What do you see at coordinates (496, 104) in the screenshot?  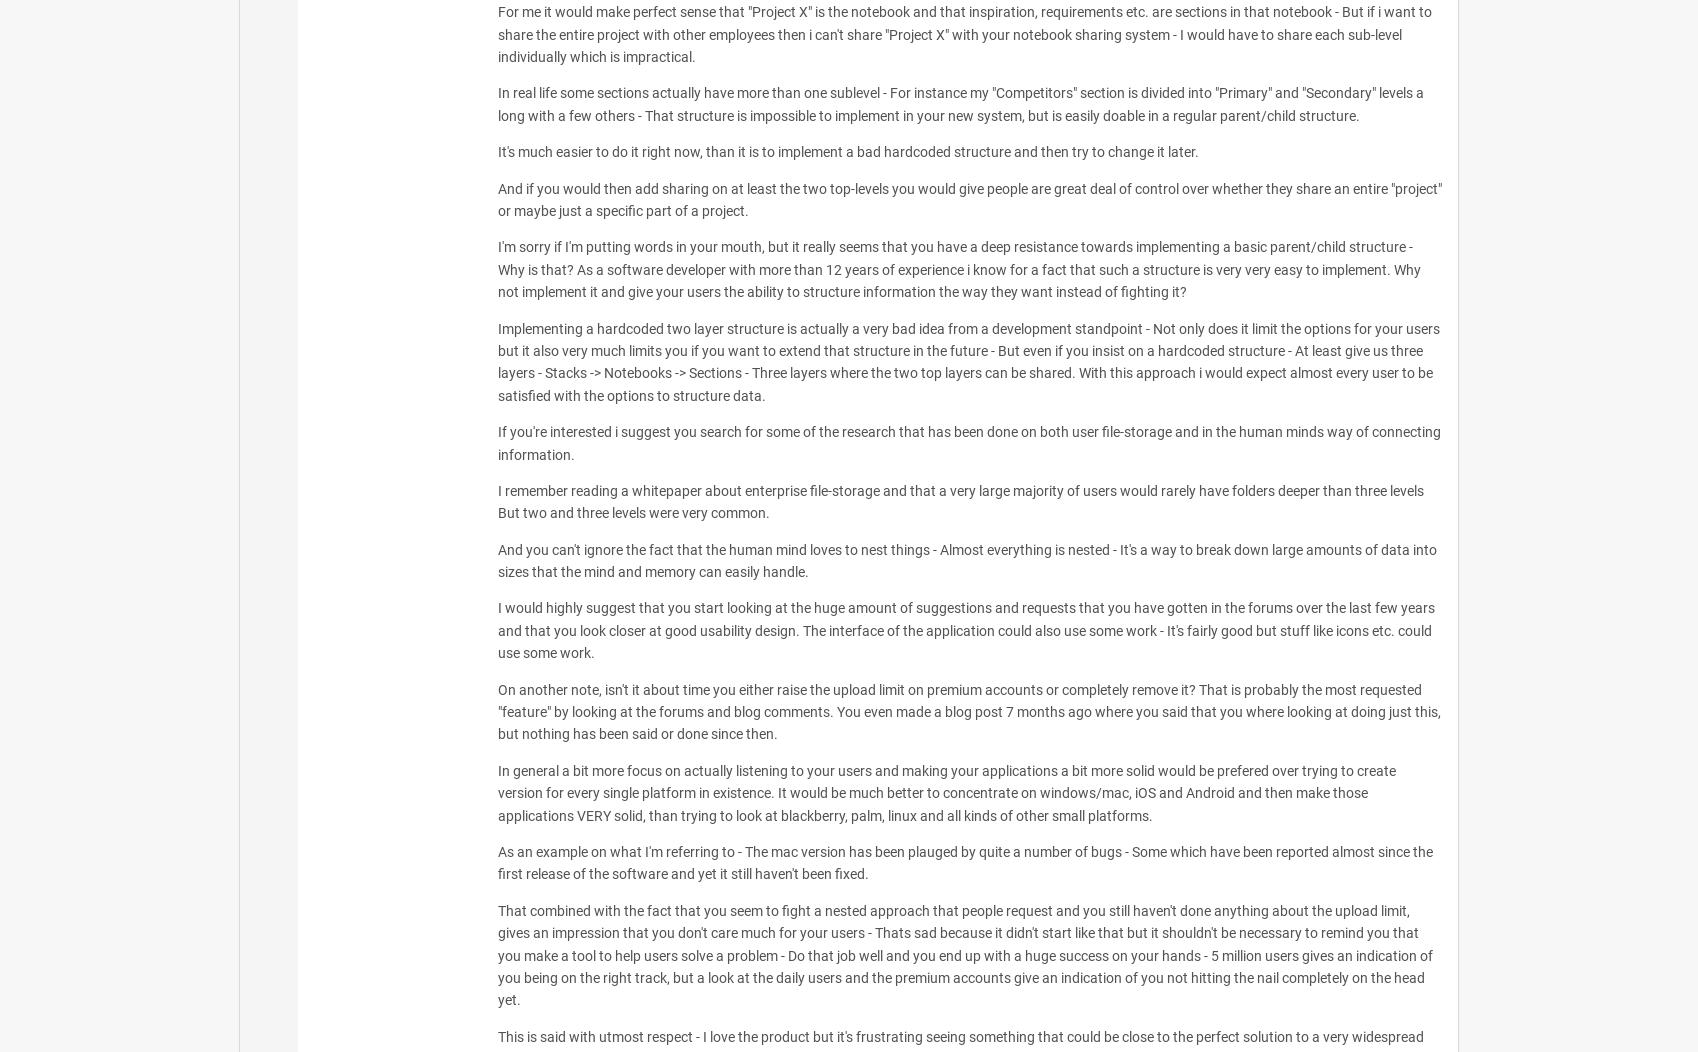 I see `'In real life some sections actually have more than one sublevel - For instance my "Competitors" section is divided into "Primary" and "Secondary" levels a long with a few others - That structure is impossible to implement in your new system, but is easily doable in a regular parent/child structure.'` at bounding box center [496, 104].